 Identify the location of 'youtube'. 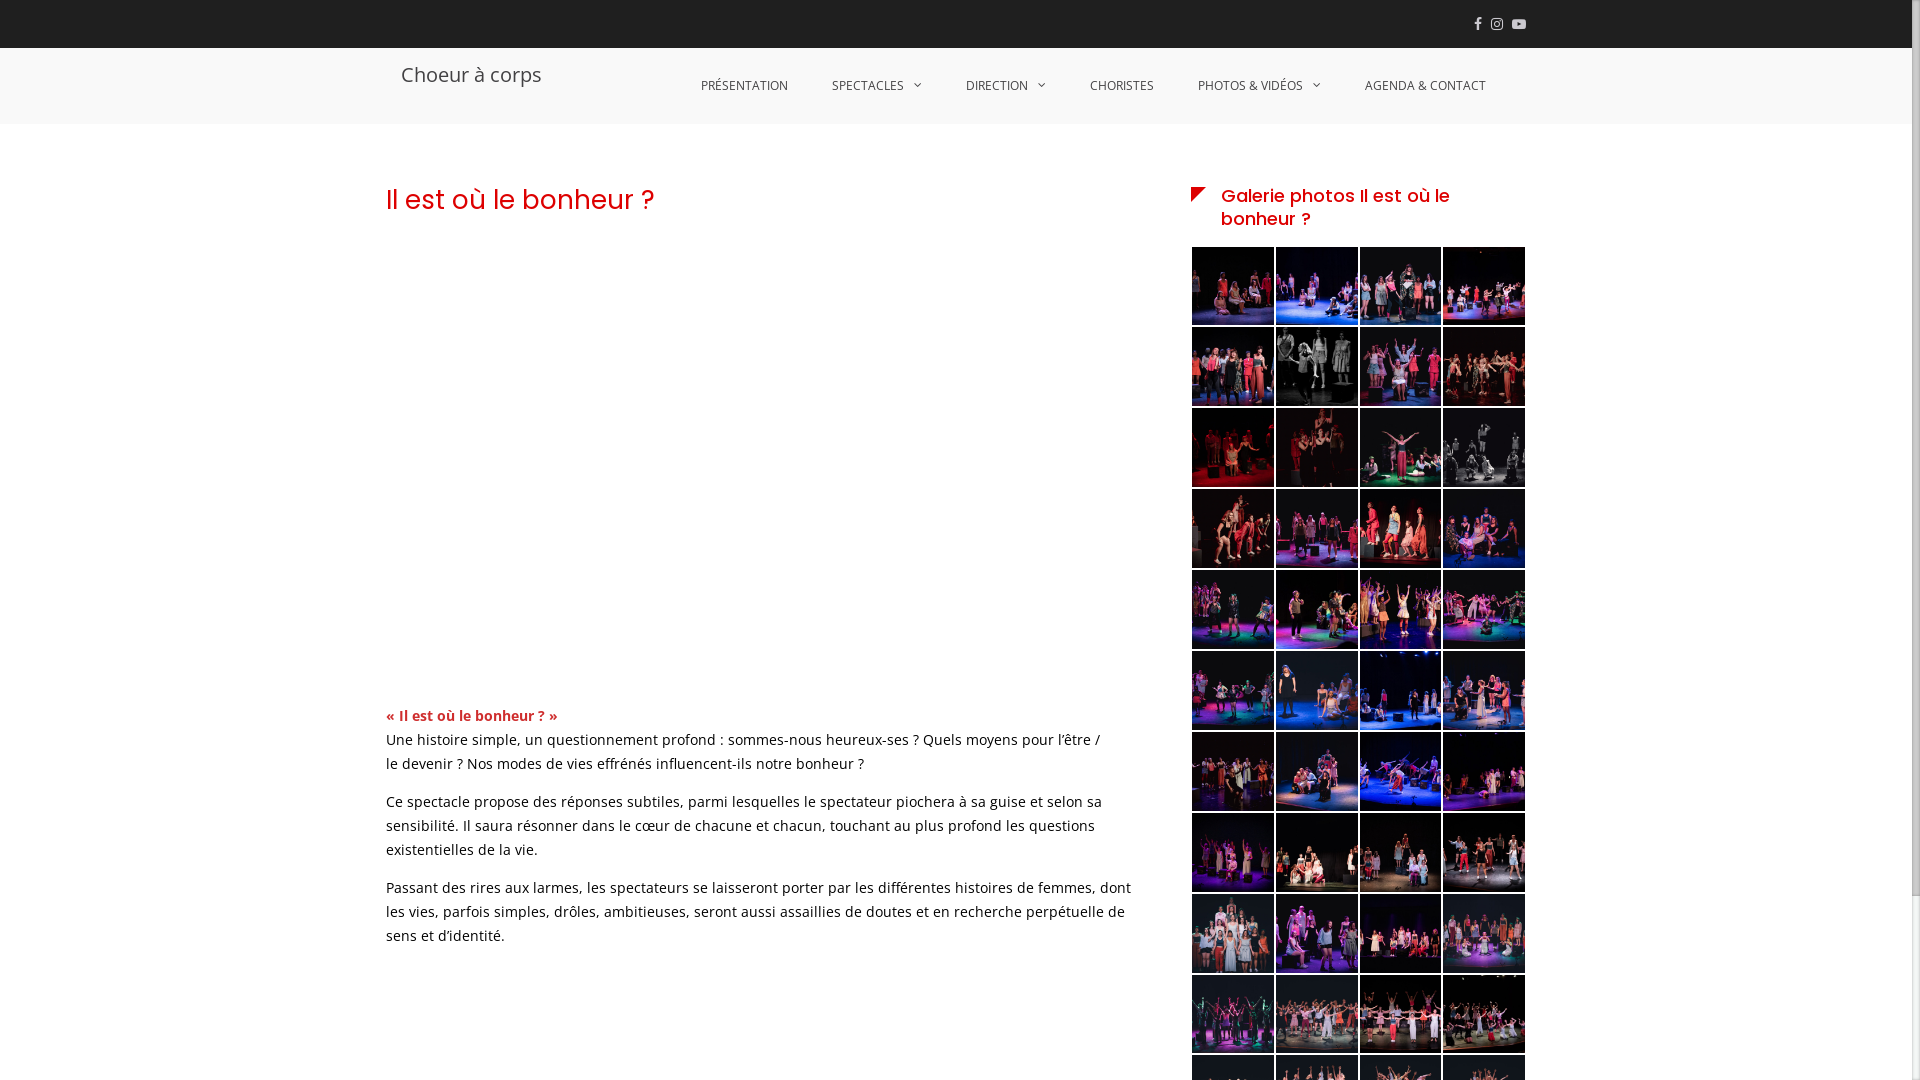
(1518, 23).